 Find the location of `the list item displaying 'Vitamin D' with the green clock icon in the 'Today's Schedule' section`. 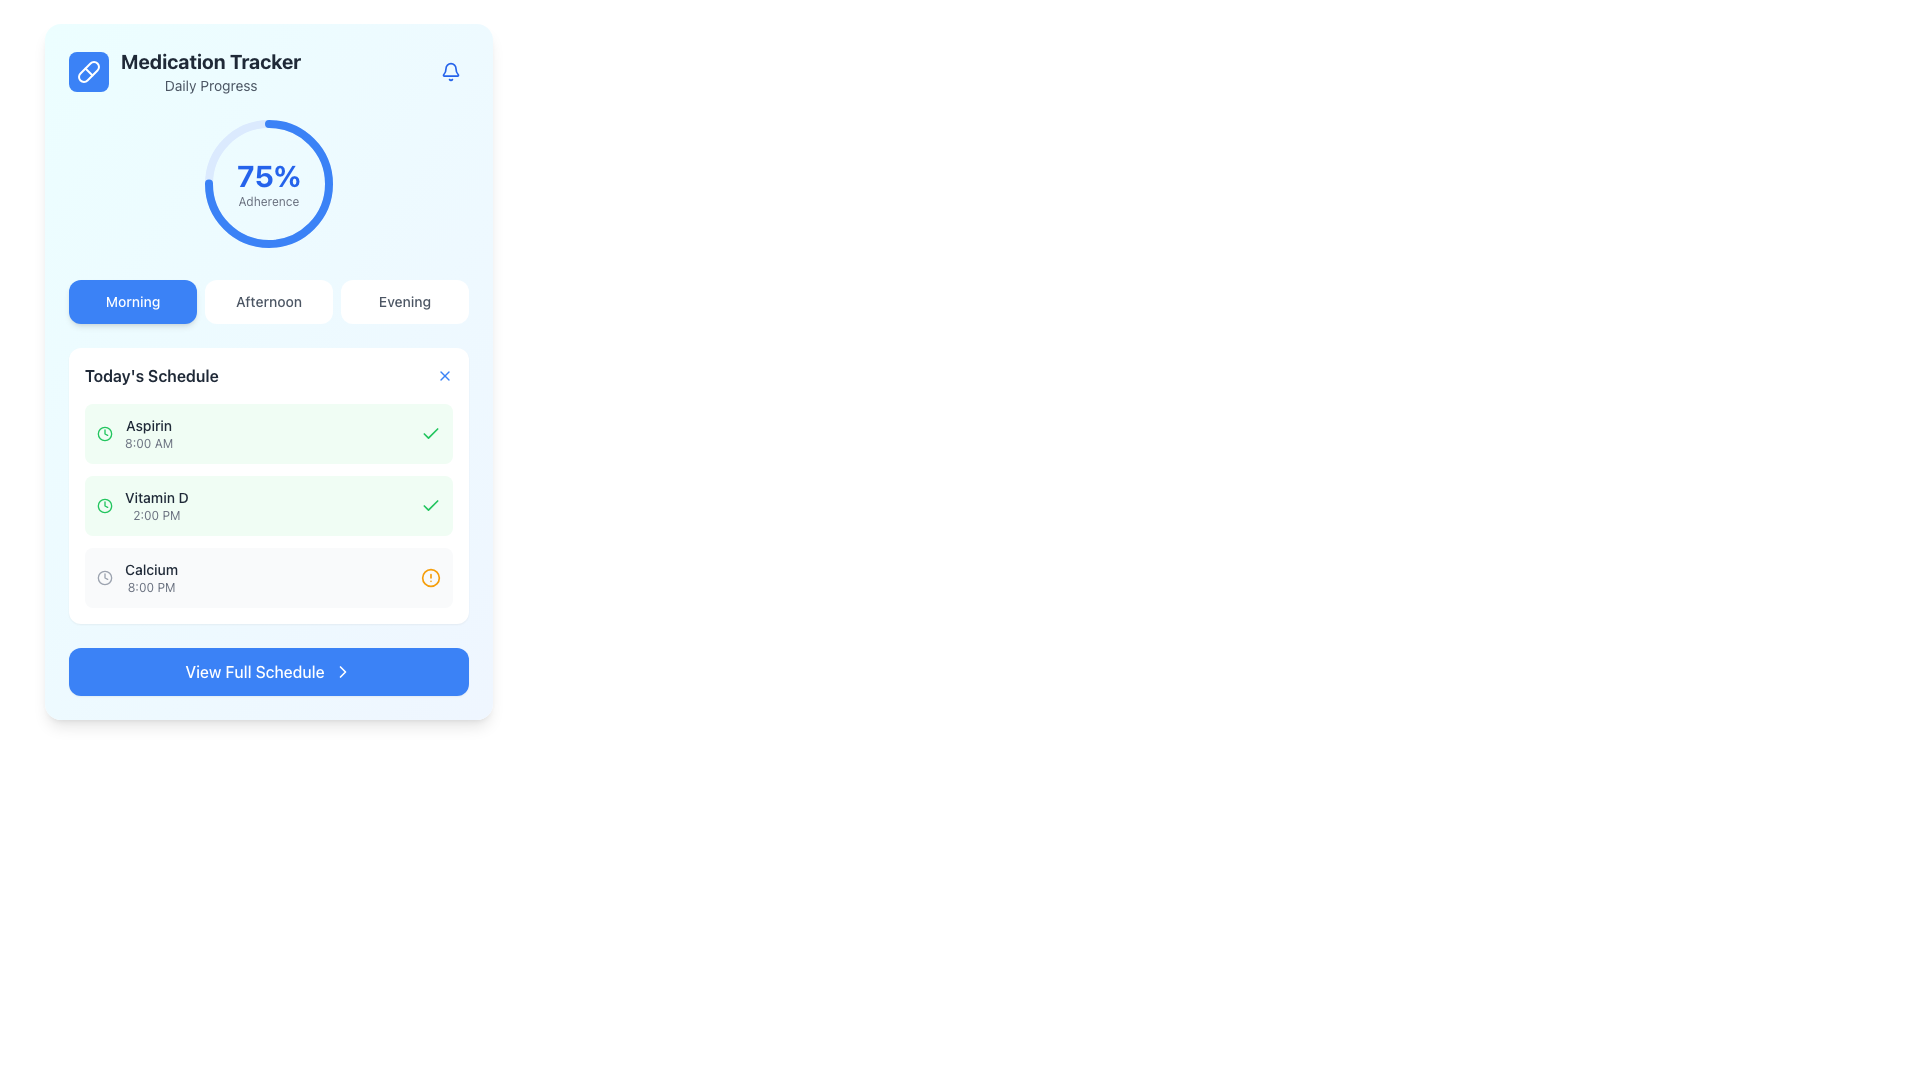

the list item displaying 'Vitamin D' with the green clock icon in the 'Today's Schedule' section is located at coordinates (141, 504).